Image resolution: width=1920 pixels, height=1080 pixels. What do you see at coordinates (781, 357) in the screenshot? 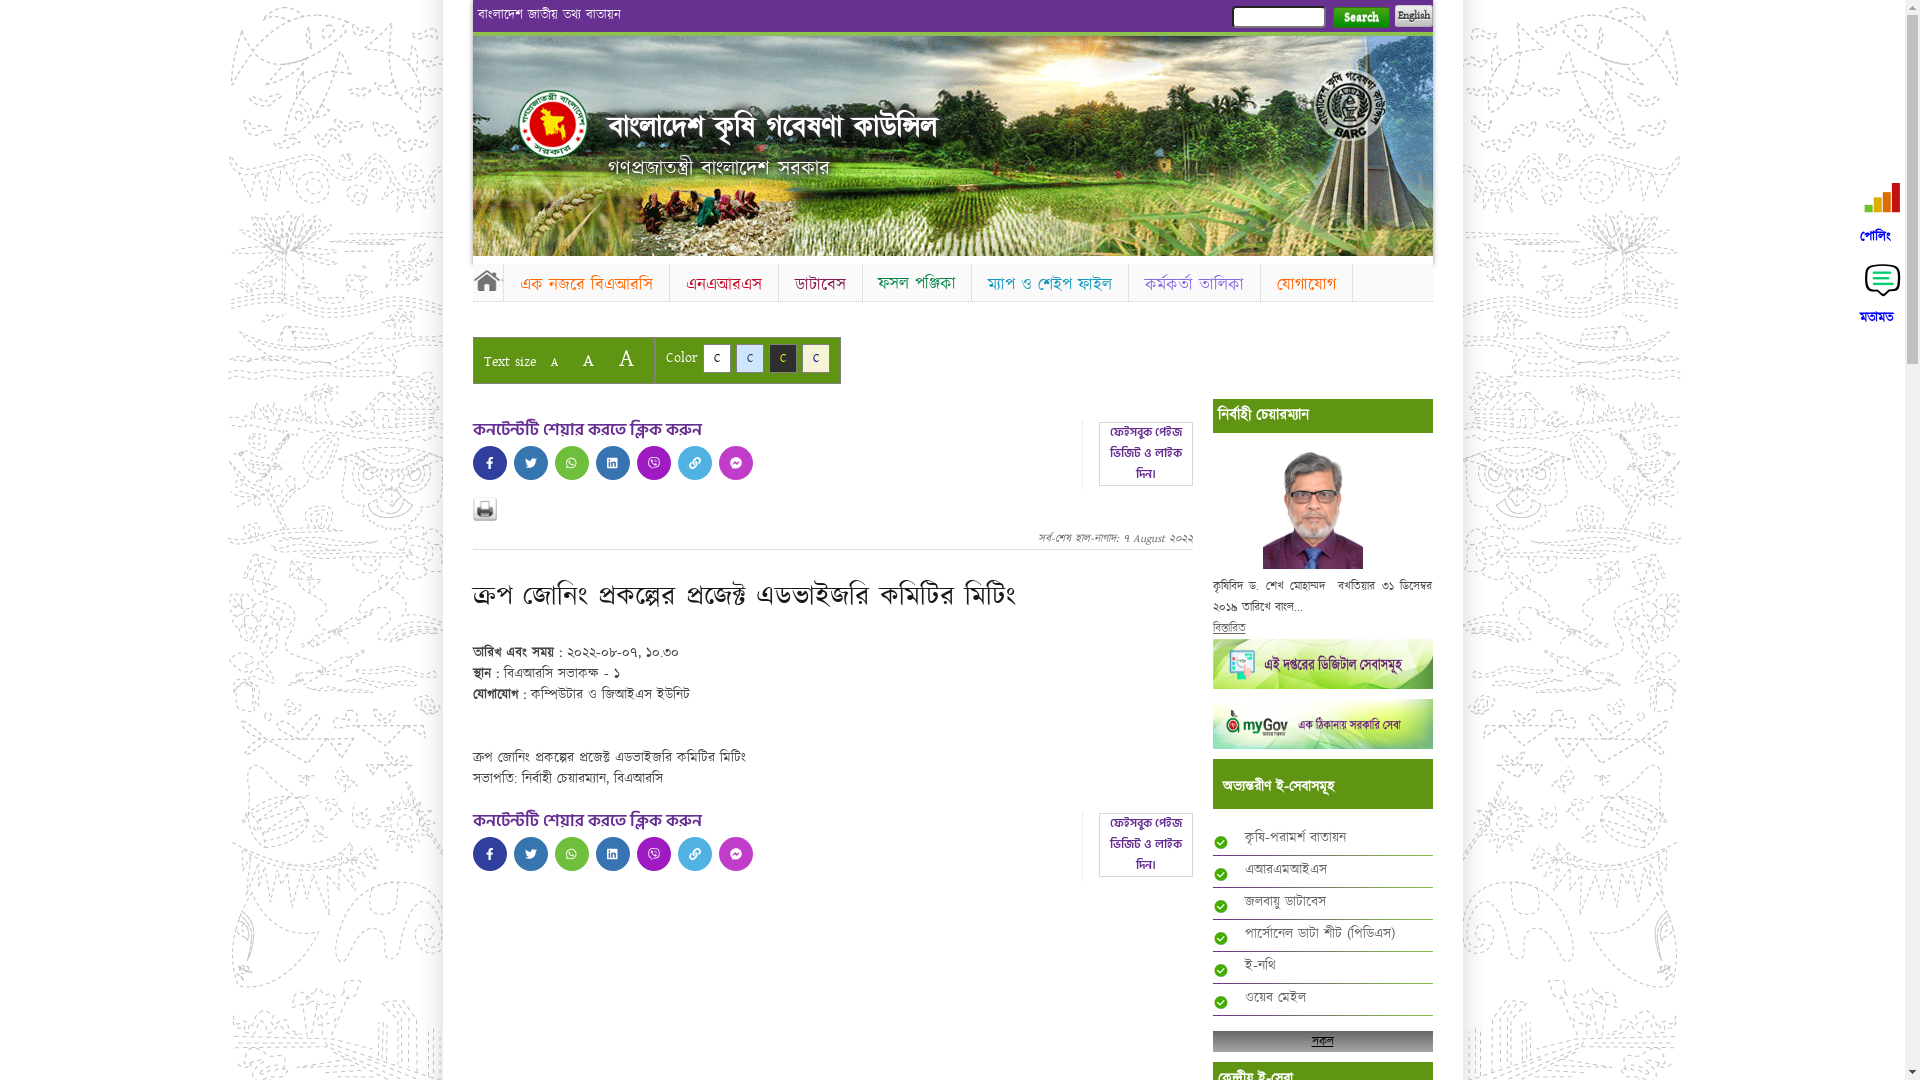
I see `'C'` at bounding box center [781, 357].